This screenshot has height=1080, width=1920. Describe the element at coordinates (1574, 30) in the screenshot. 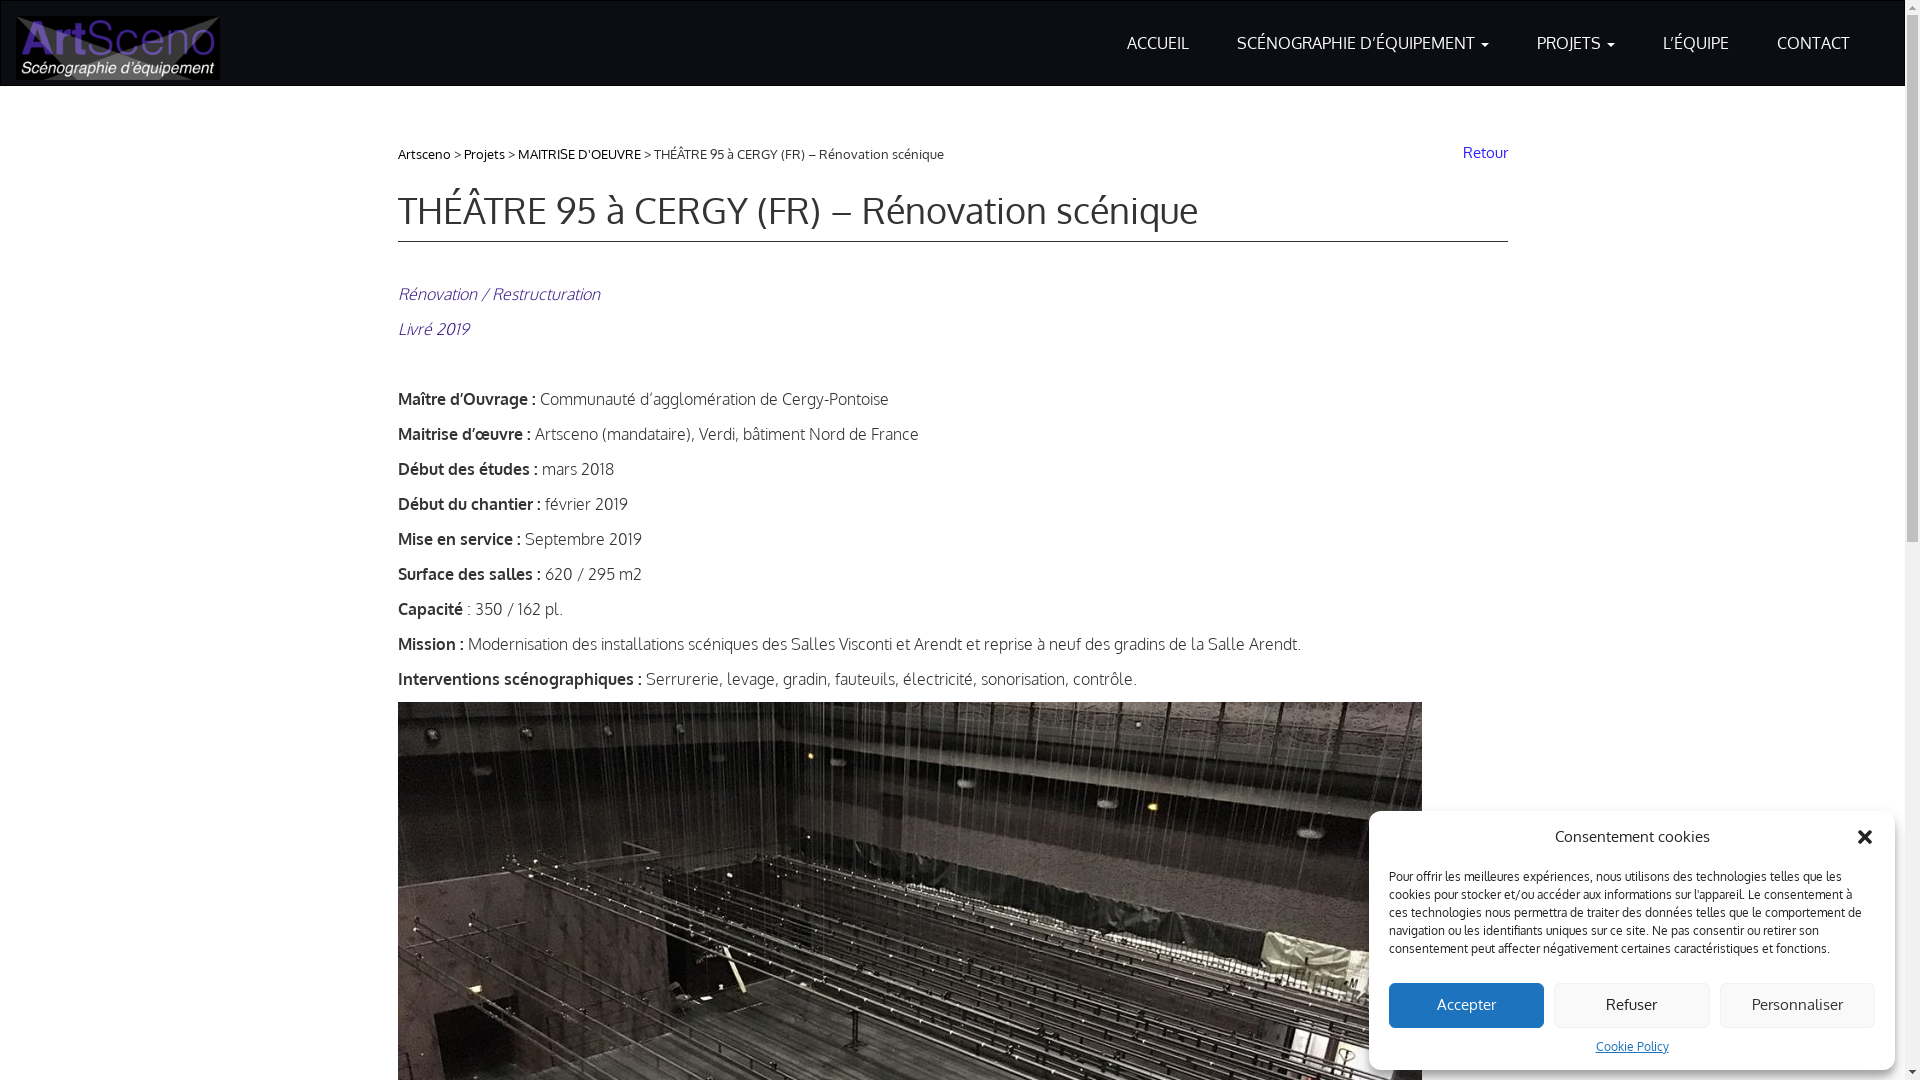

I see `'PROJETS'` at that location.